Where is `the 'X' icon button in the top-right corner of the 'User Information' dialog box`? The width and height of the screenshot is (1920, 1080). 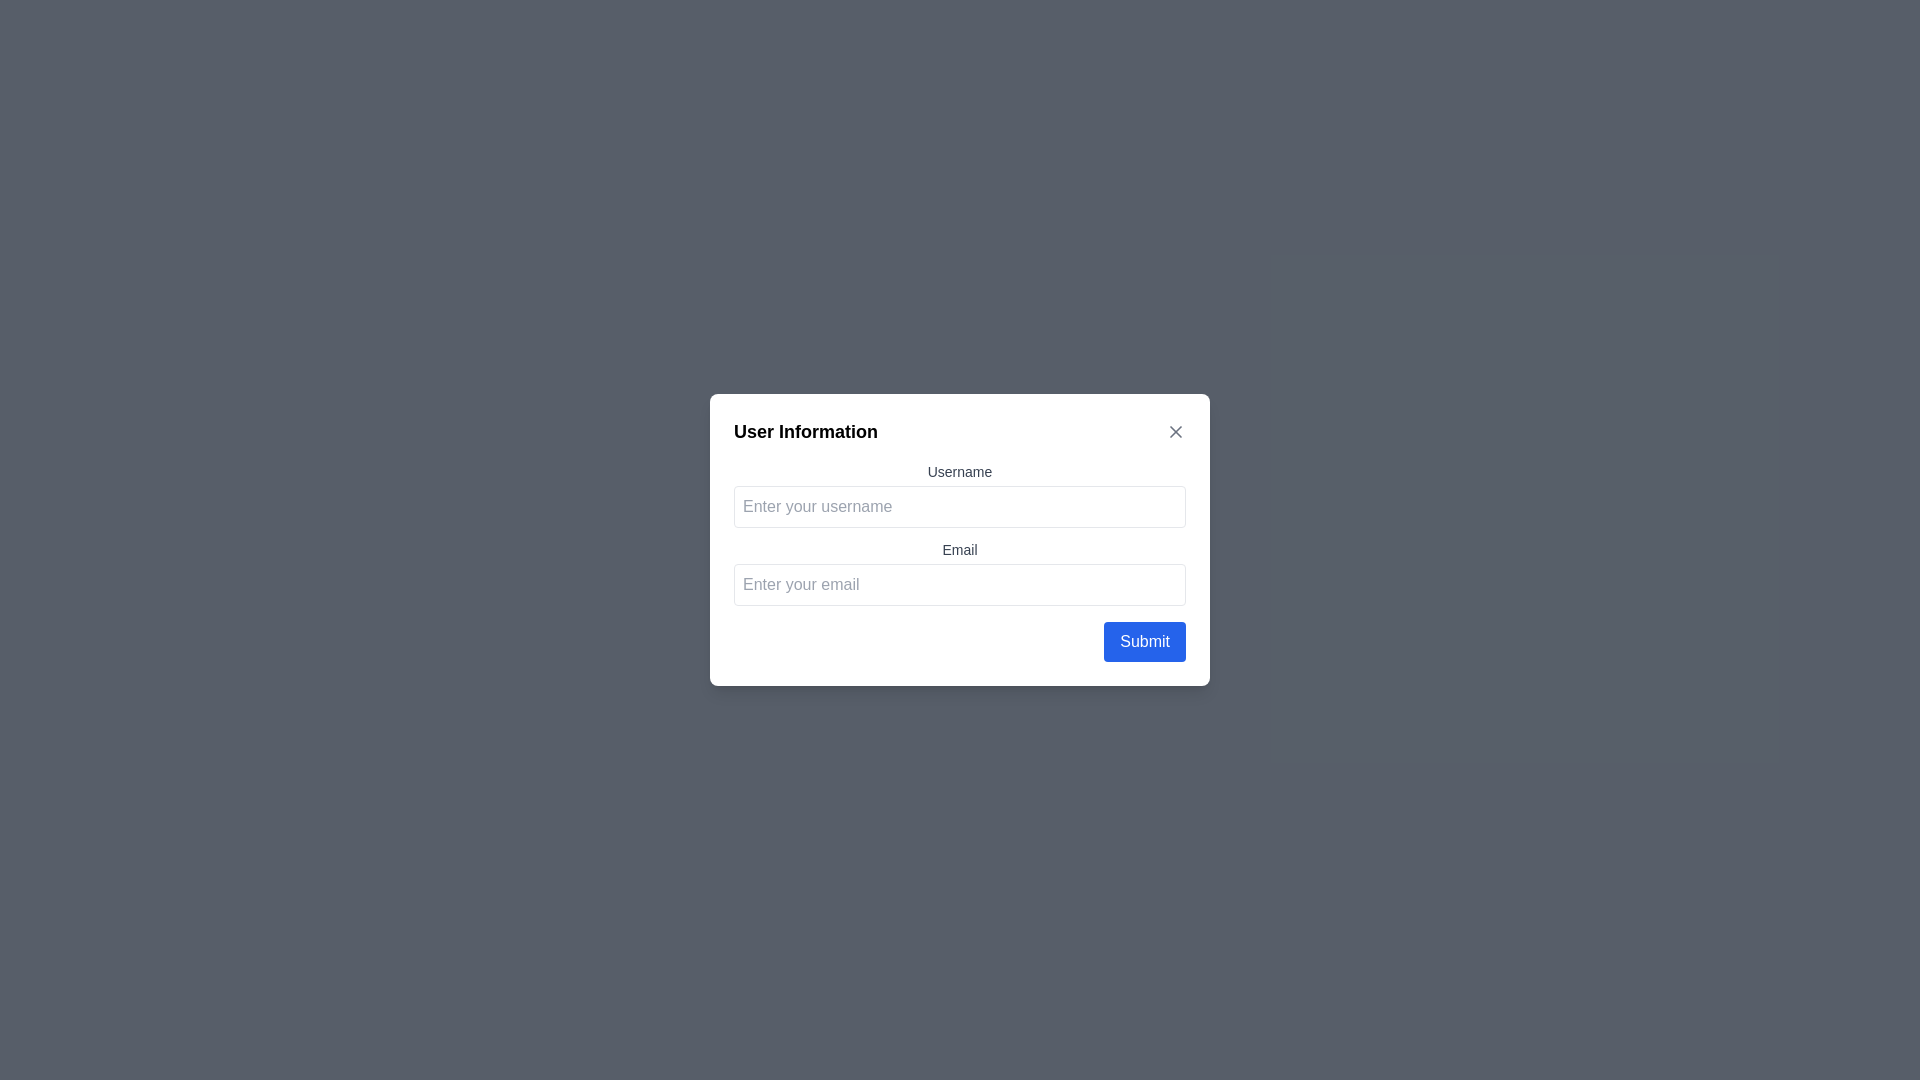 the 'X' icon button in the top-right corner of the 'User Information' dialog box is located at coordinates (1176, 431).